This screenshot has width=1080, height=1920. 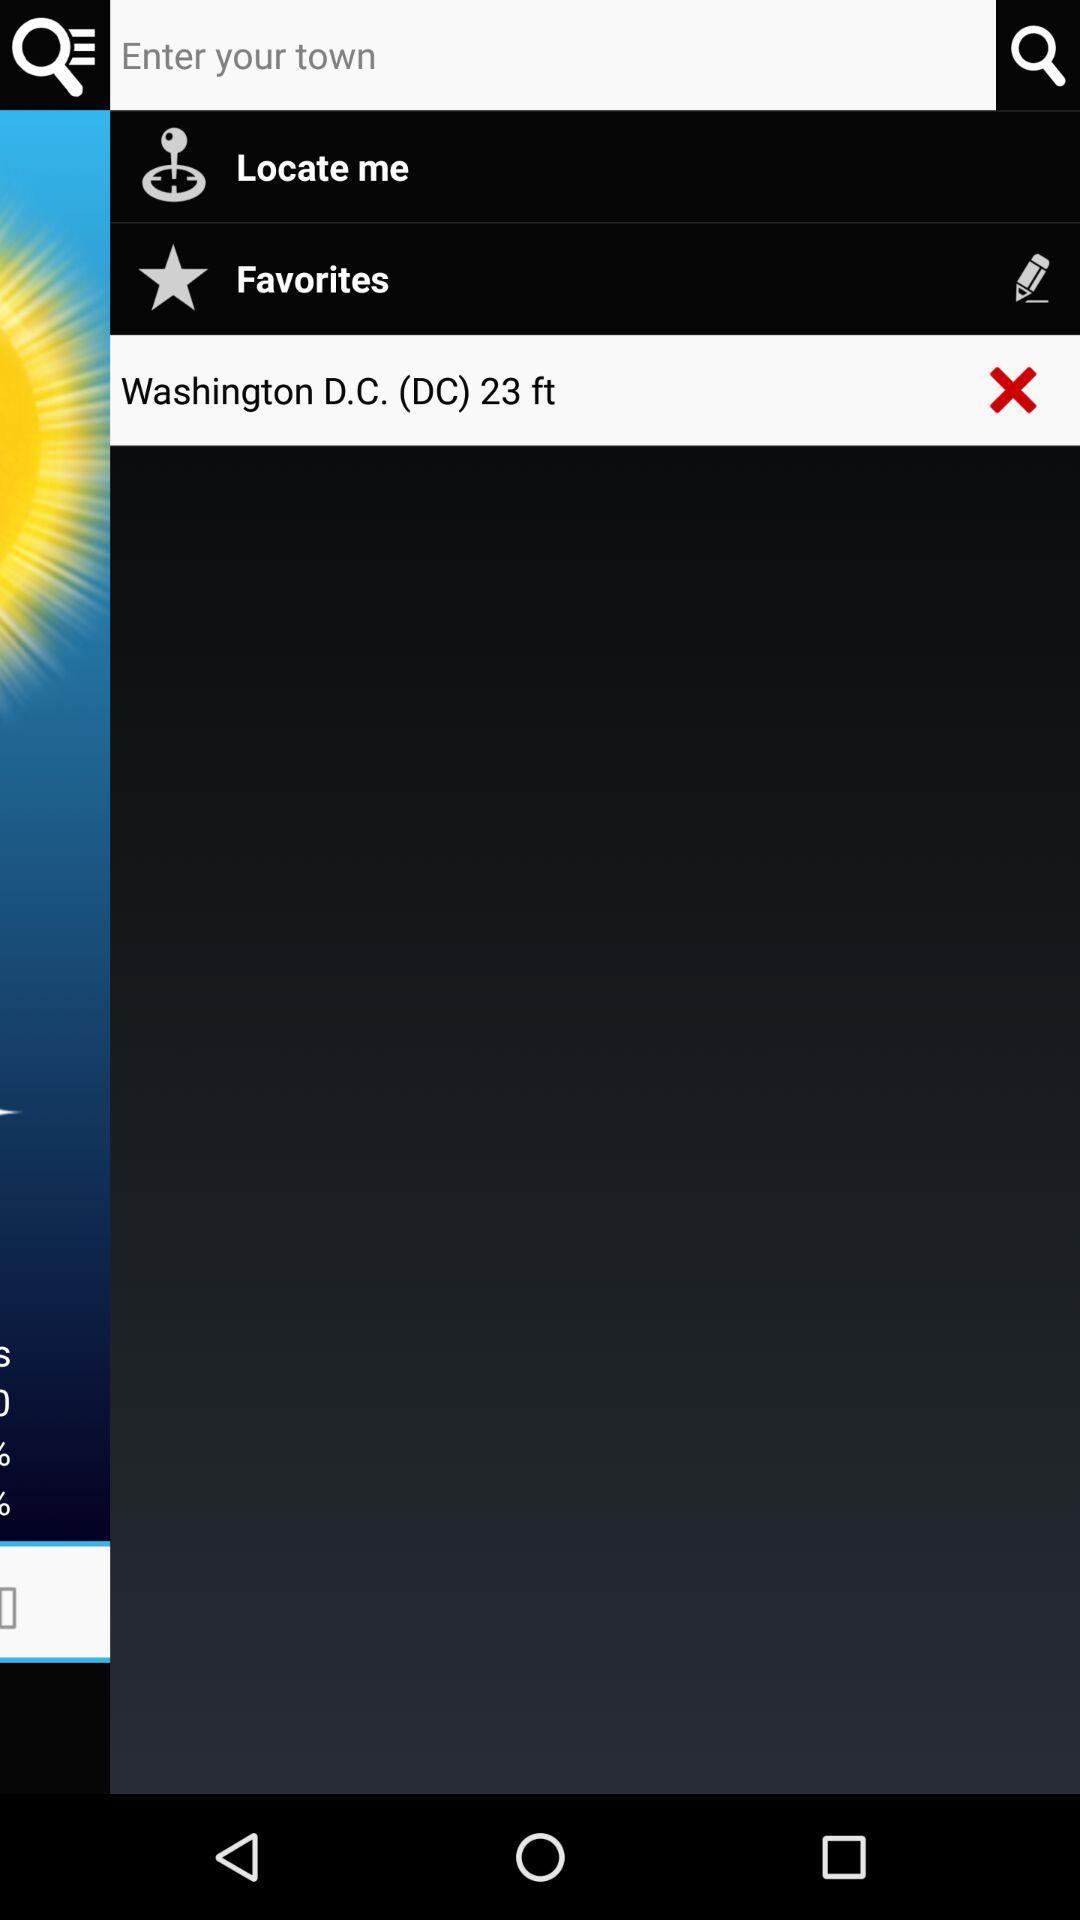 I want to click on item below locate me item, so click(x=1032, y=277).